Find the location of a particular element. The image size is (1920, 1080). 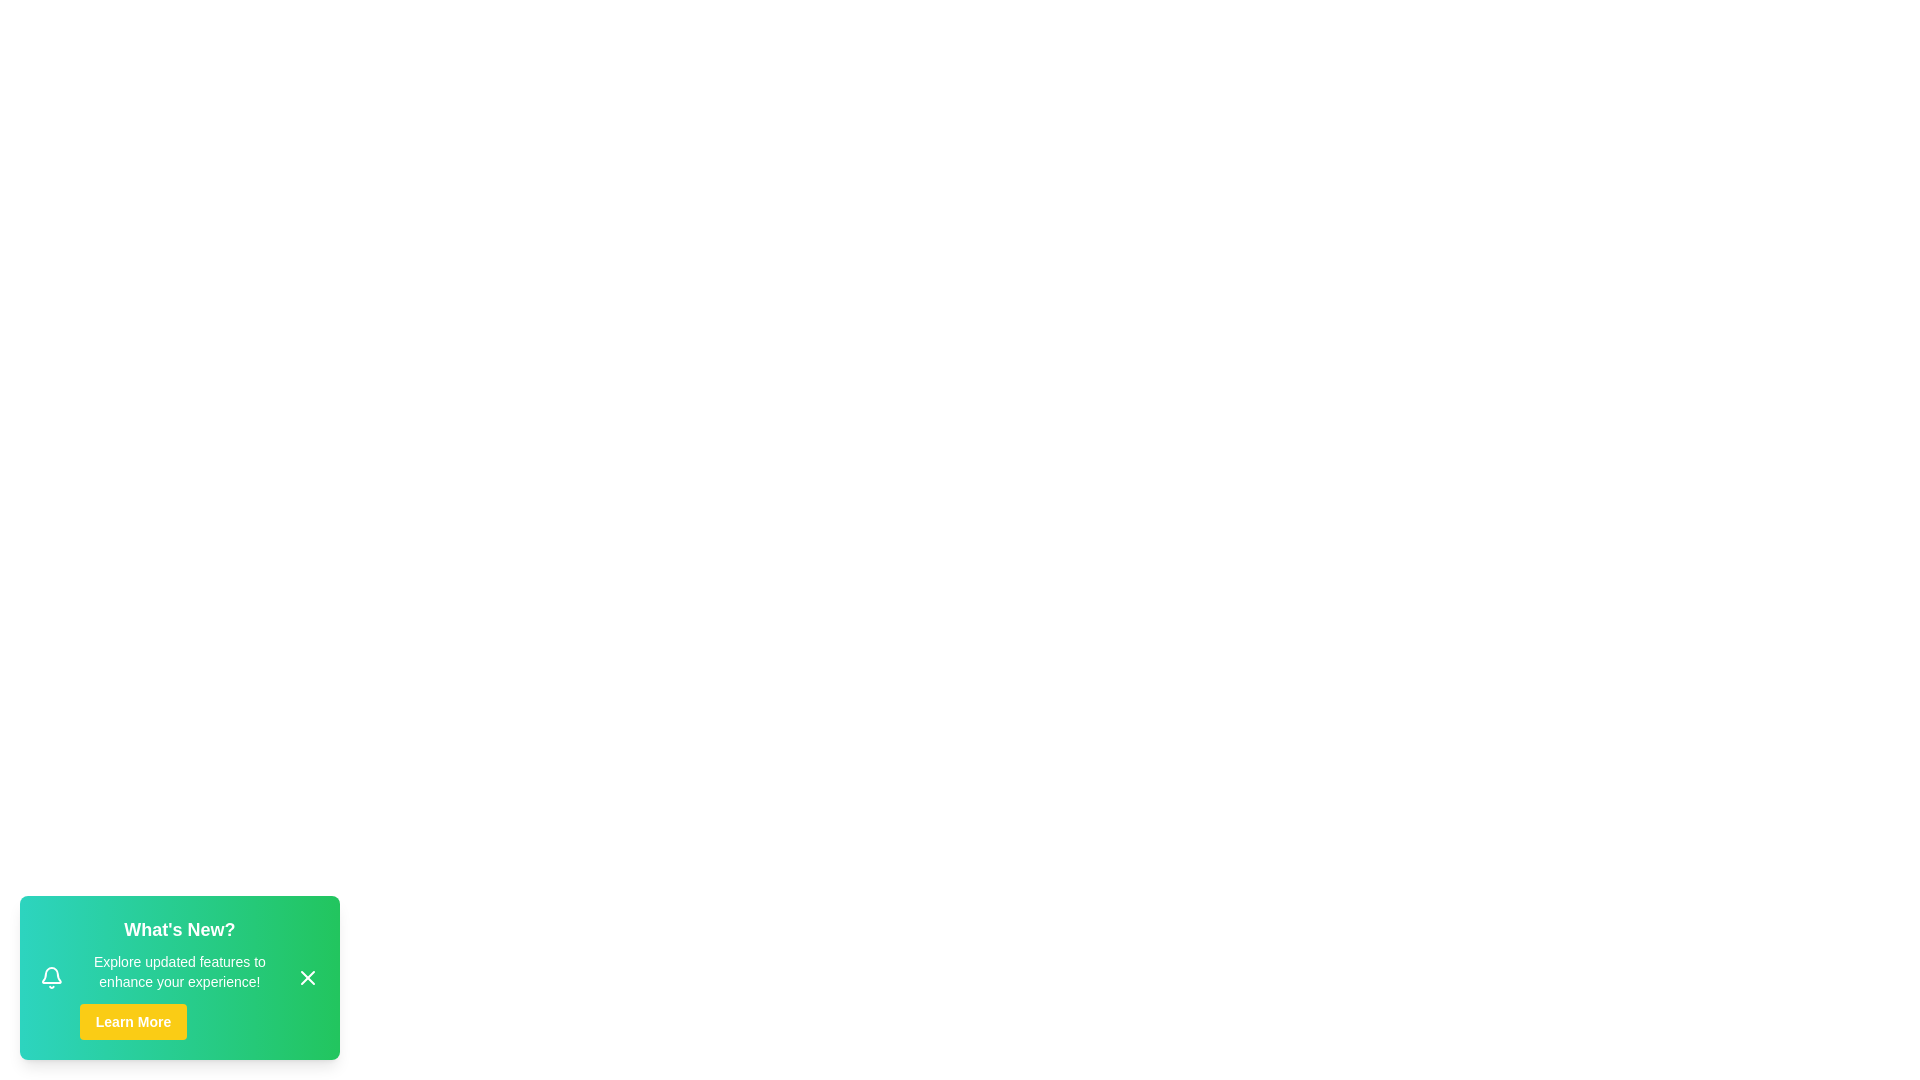

the close (X) button to close the snackbar is located at coordinates (306, 977).